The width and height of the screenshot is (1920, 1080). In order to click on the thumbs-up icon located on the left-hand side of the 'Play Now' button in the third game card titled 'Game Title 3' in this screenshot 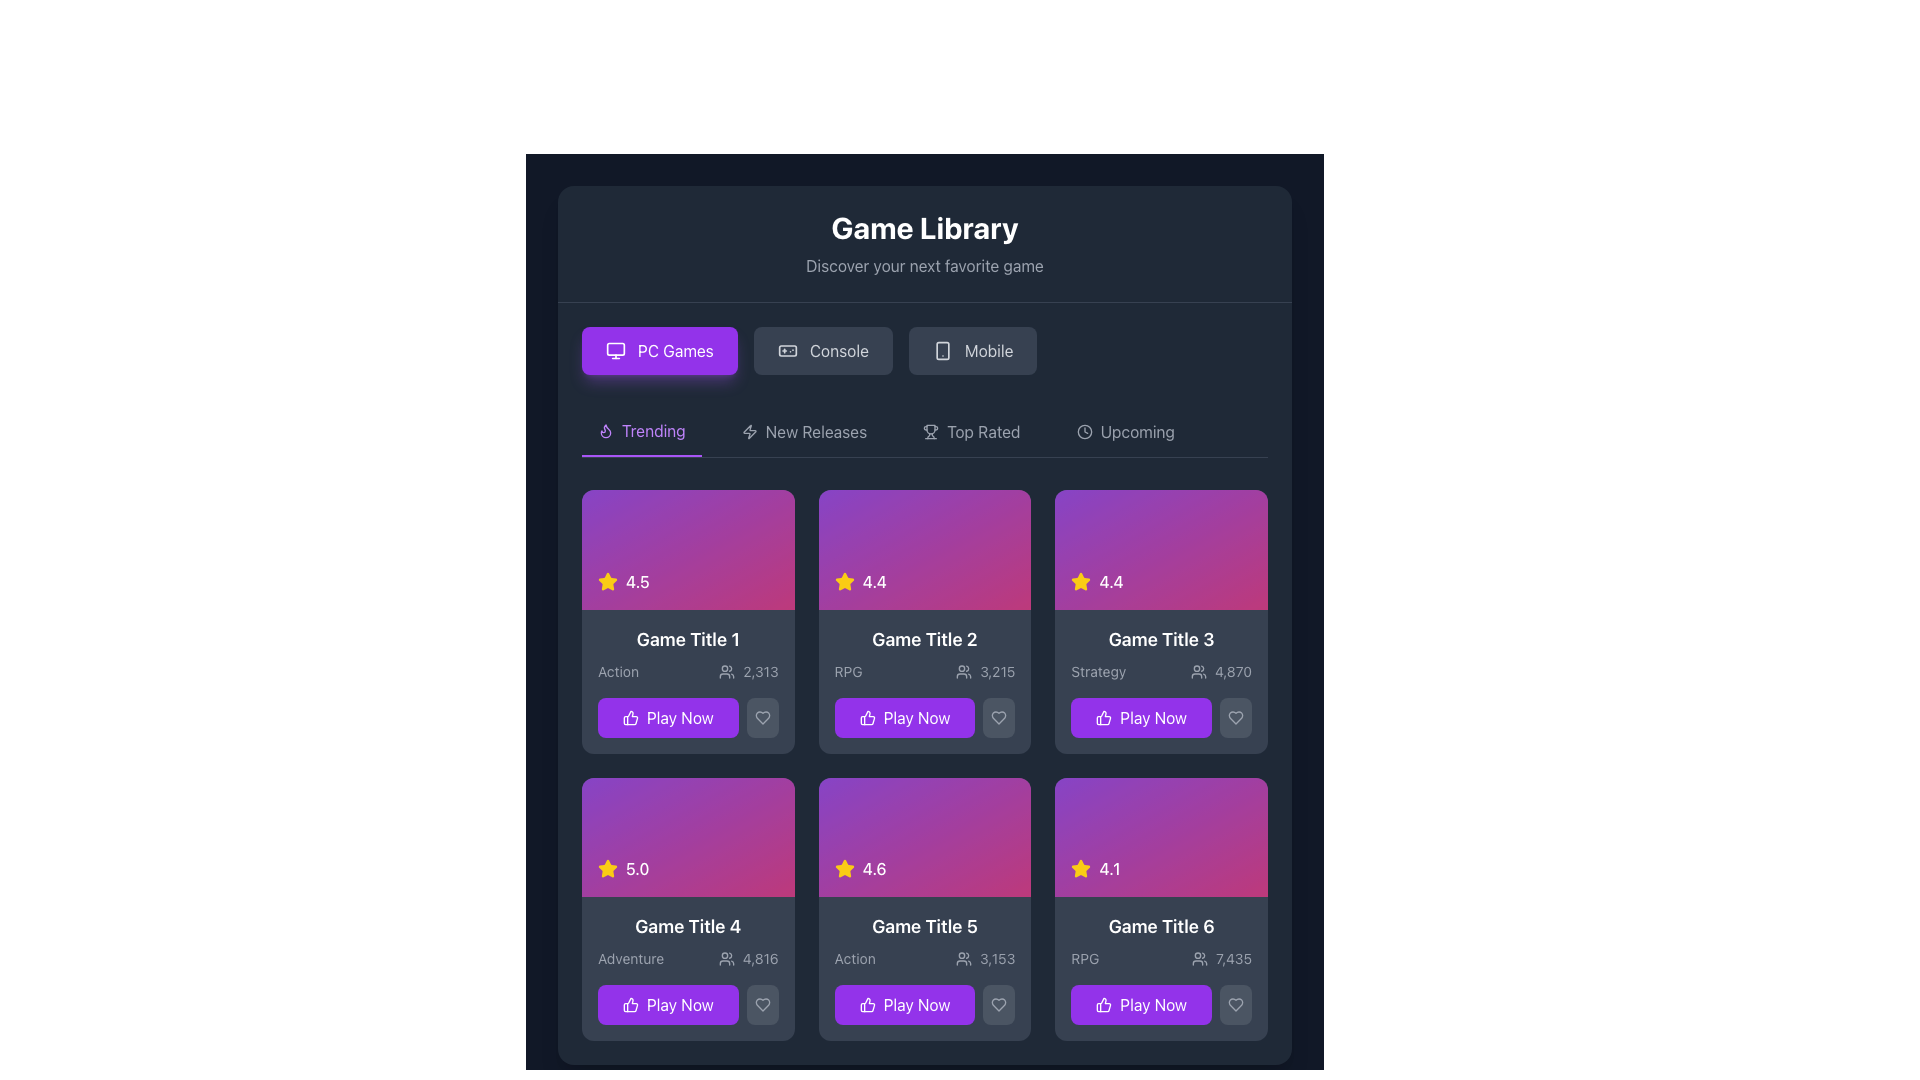, I will do `click(1103, 716)`.